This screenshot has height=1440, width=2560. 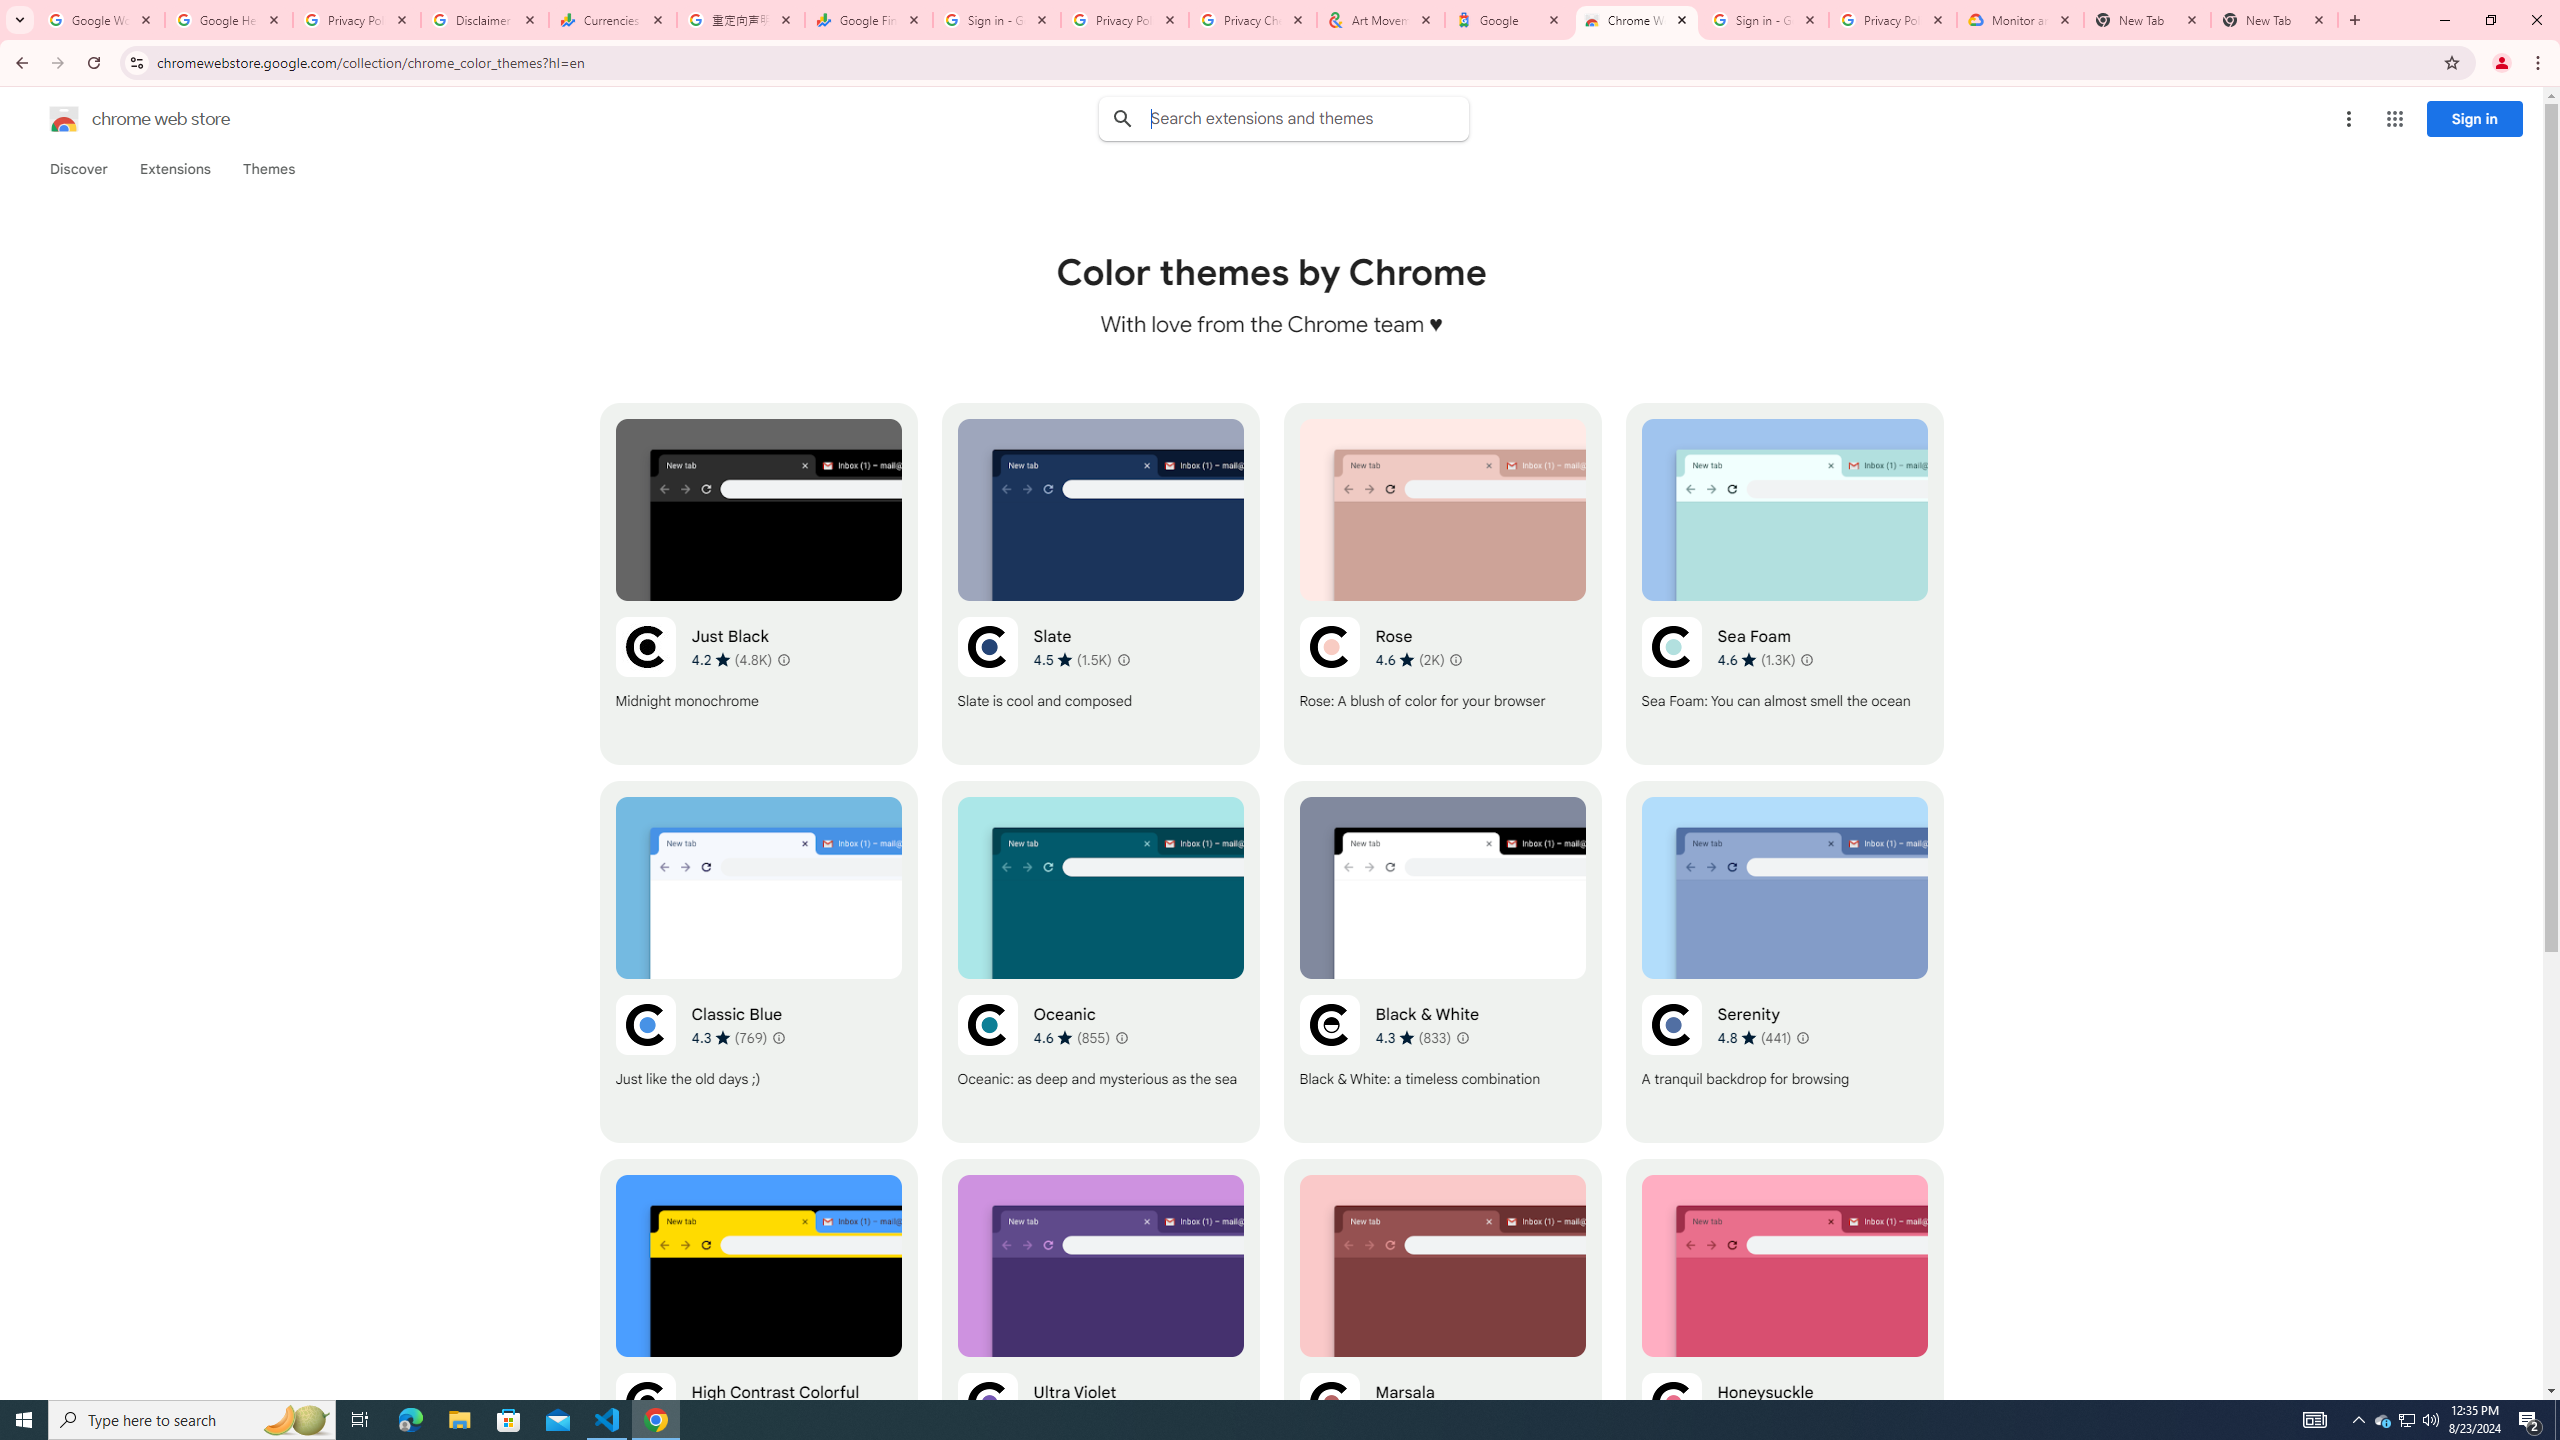 What do you see at coordinates (1072, 1037) in the screenshot?
I see `'Average rating 4.6 out of 5 stars. 855 ratings.'` at bounding box center [1072, 1037].